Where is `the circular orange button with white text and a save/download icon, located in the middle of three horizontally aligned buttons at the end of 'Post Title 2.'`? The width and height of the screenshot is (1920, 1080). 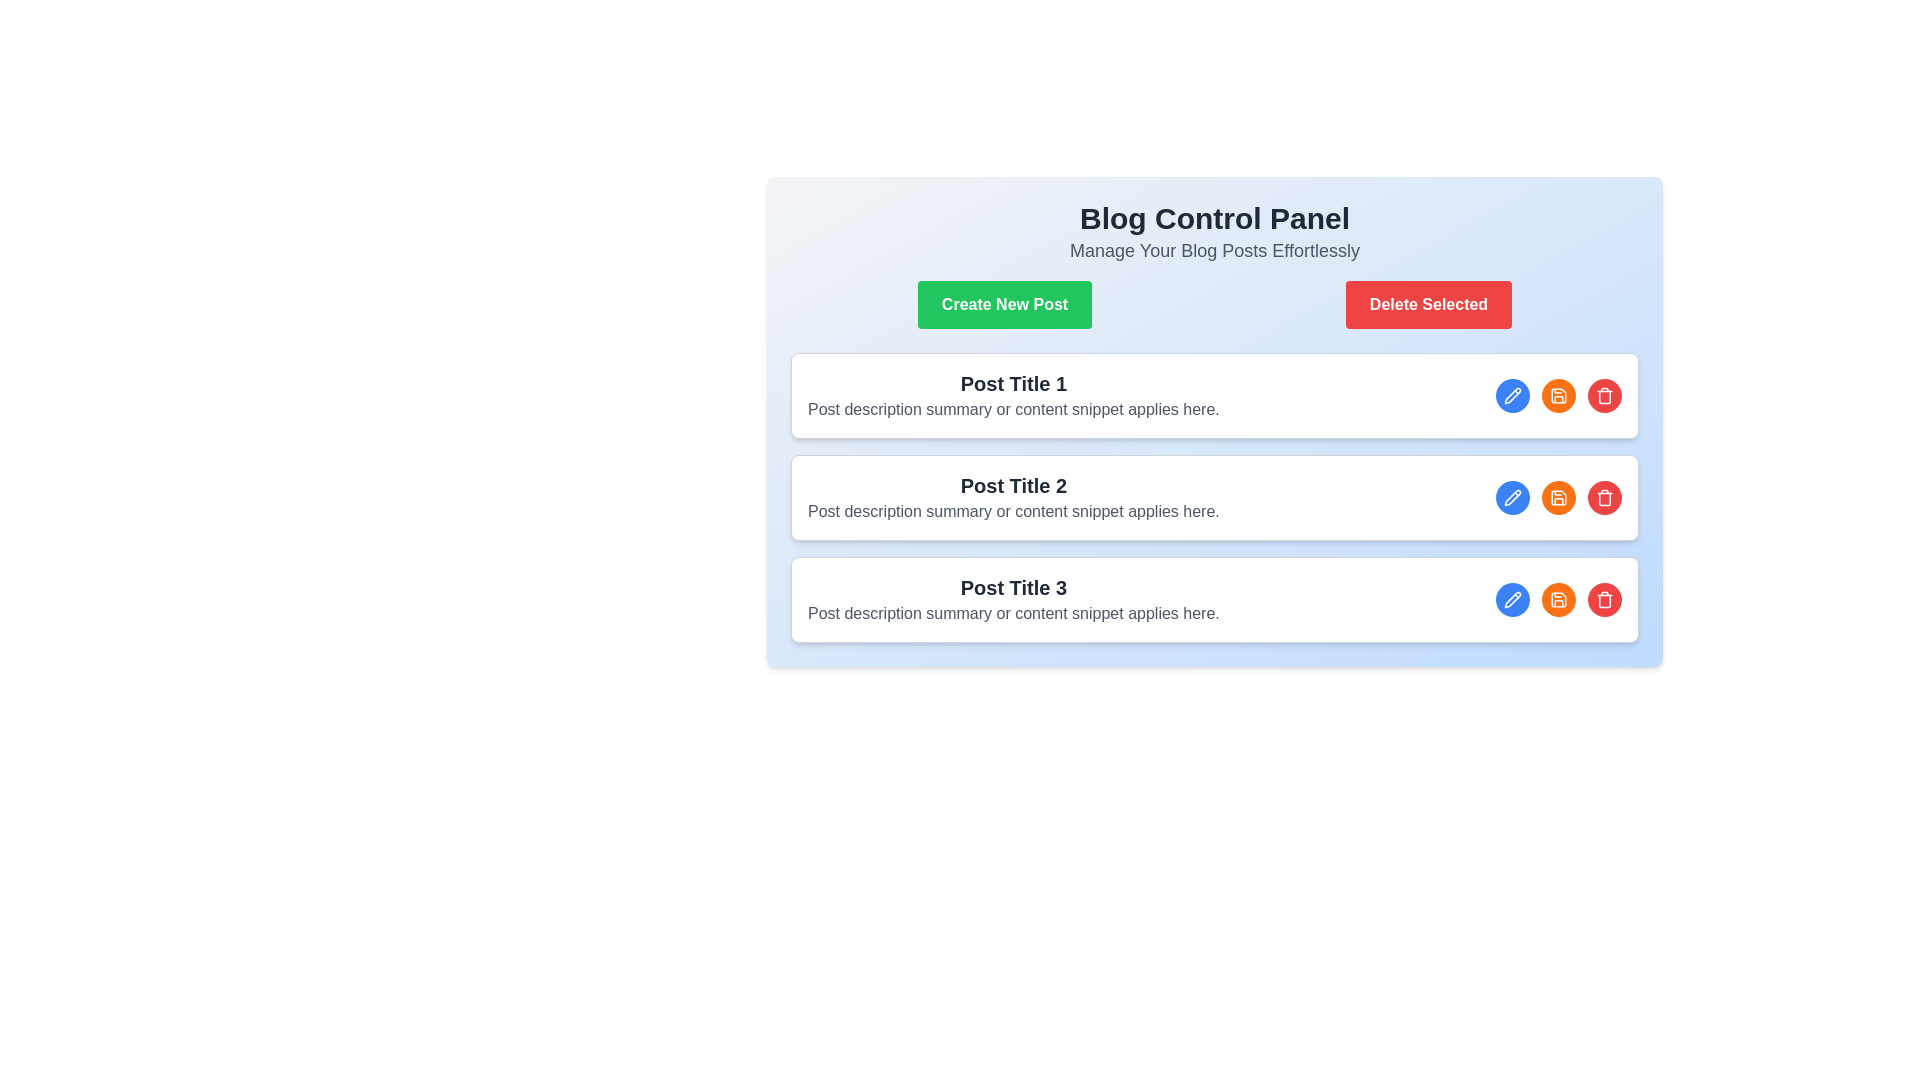 the circular orange button with white text and a save/download icon, located in the middle of three horizontally aligned buttons at the end of 'Post Title 2.' is located at coordinates (1558, 496).